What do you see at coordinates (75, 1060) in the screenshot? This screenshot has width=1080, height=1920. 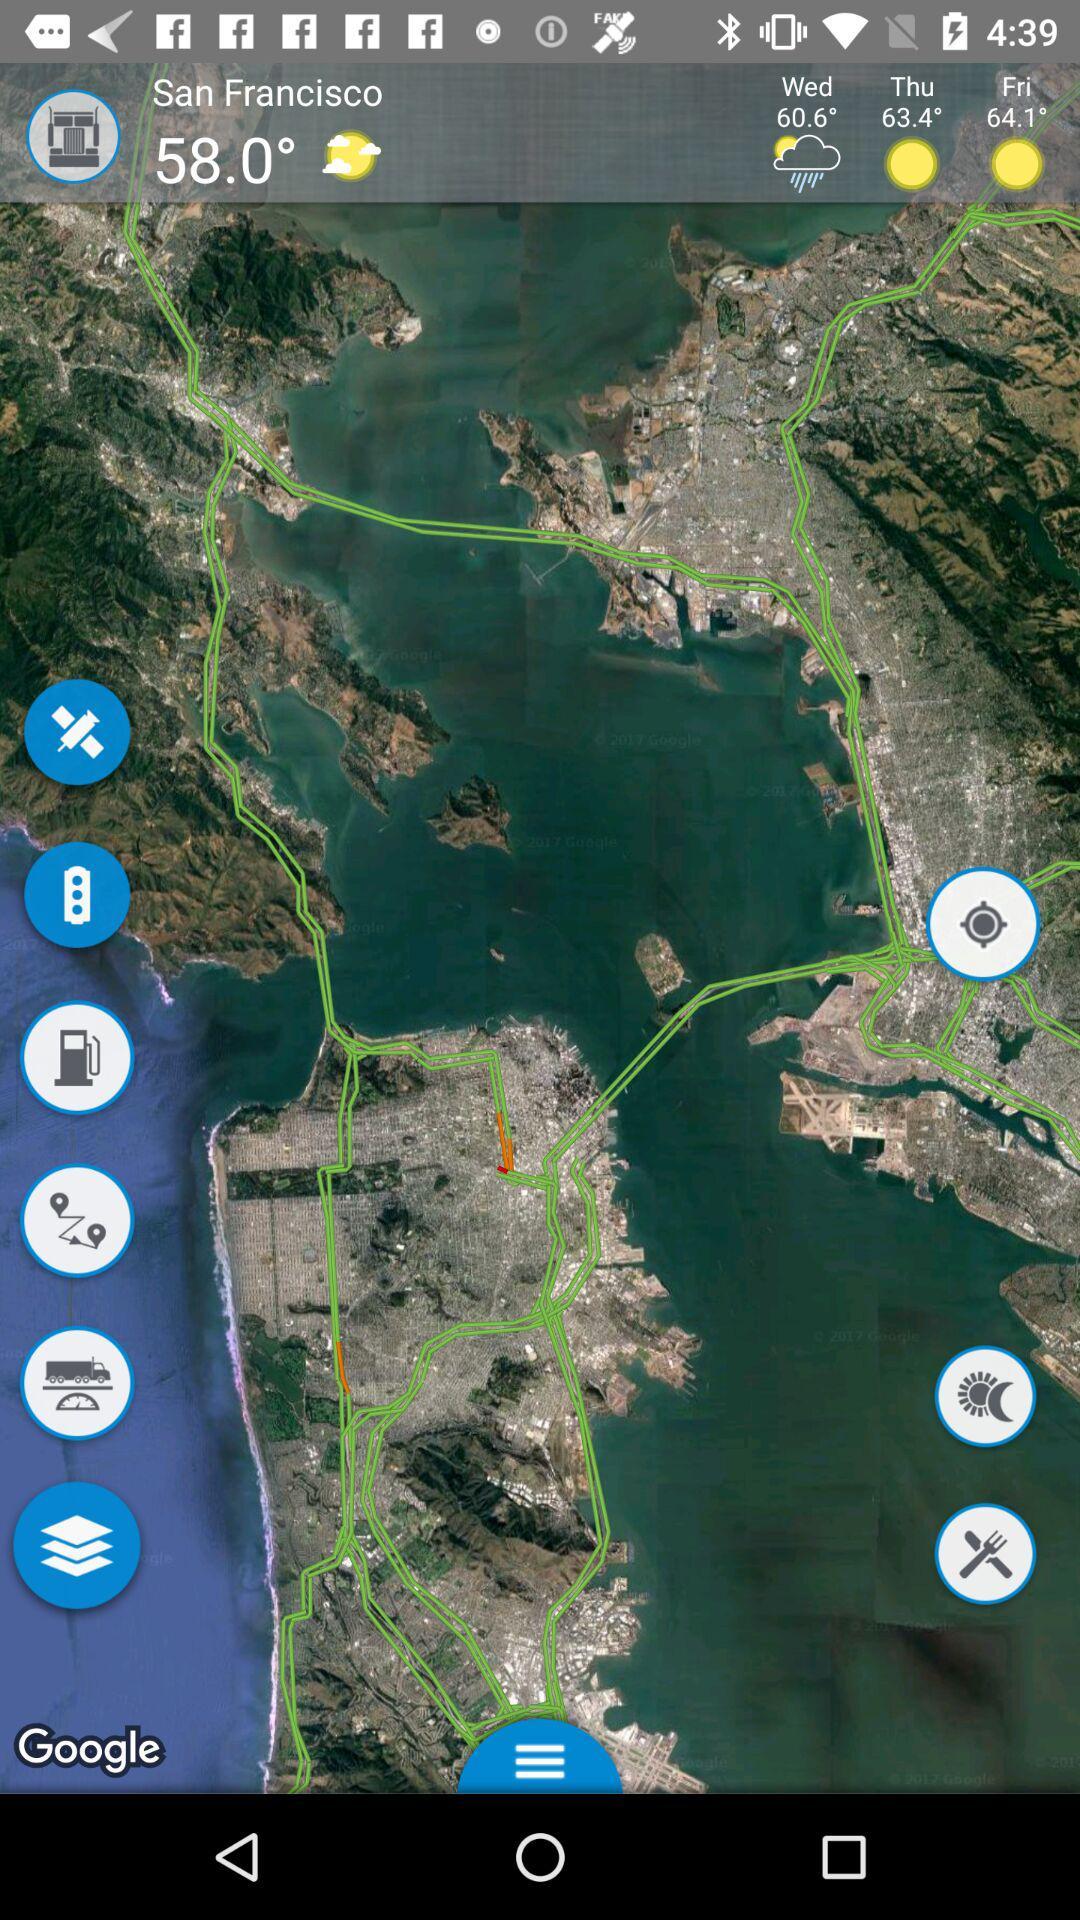 I see `the avatar icon` at bounding box center [75, 1060].